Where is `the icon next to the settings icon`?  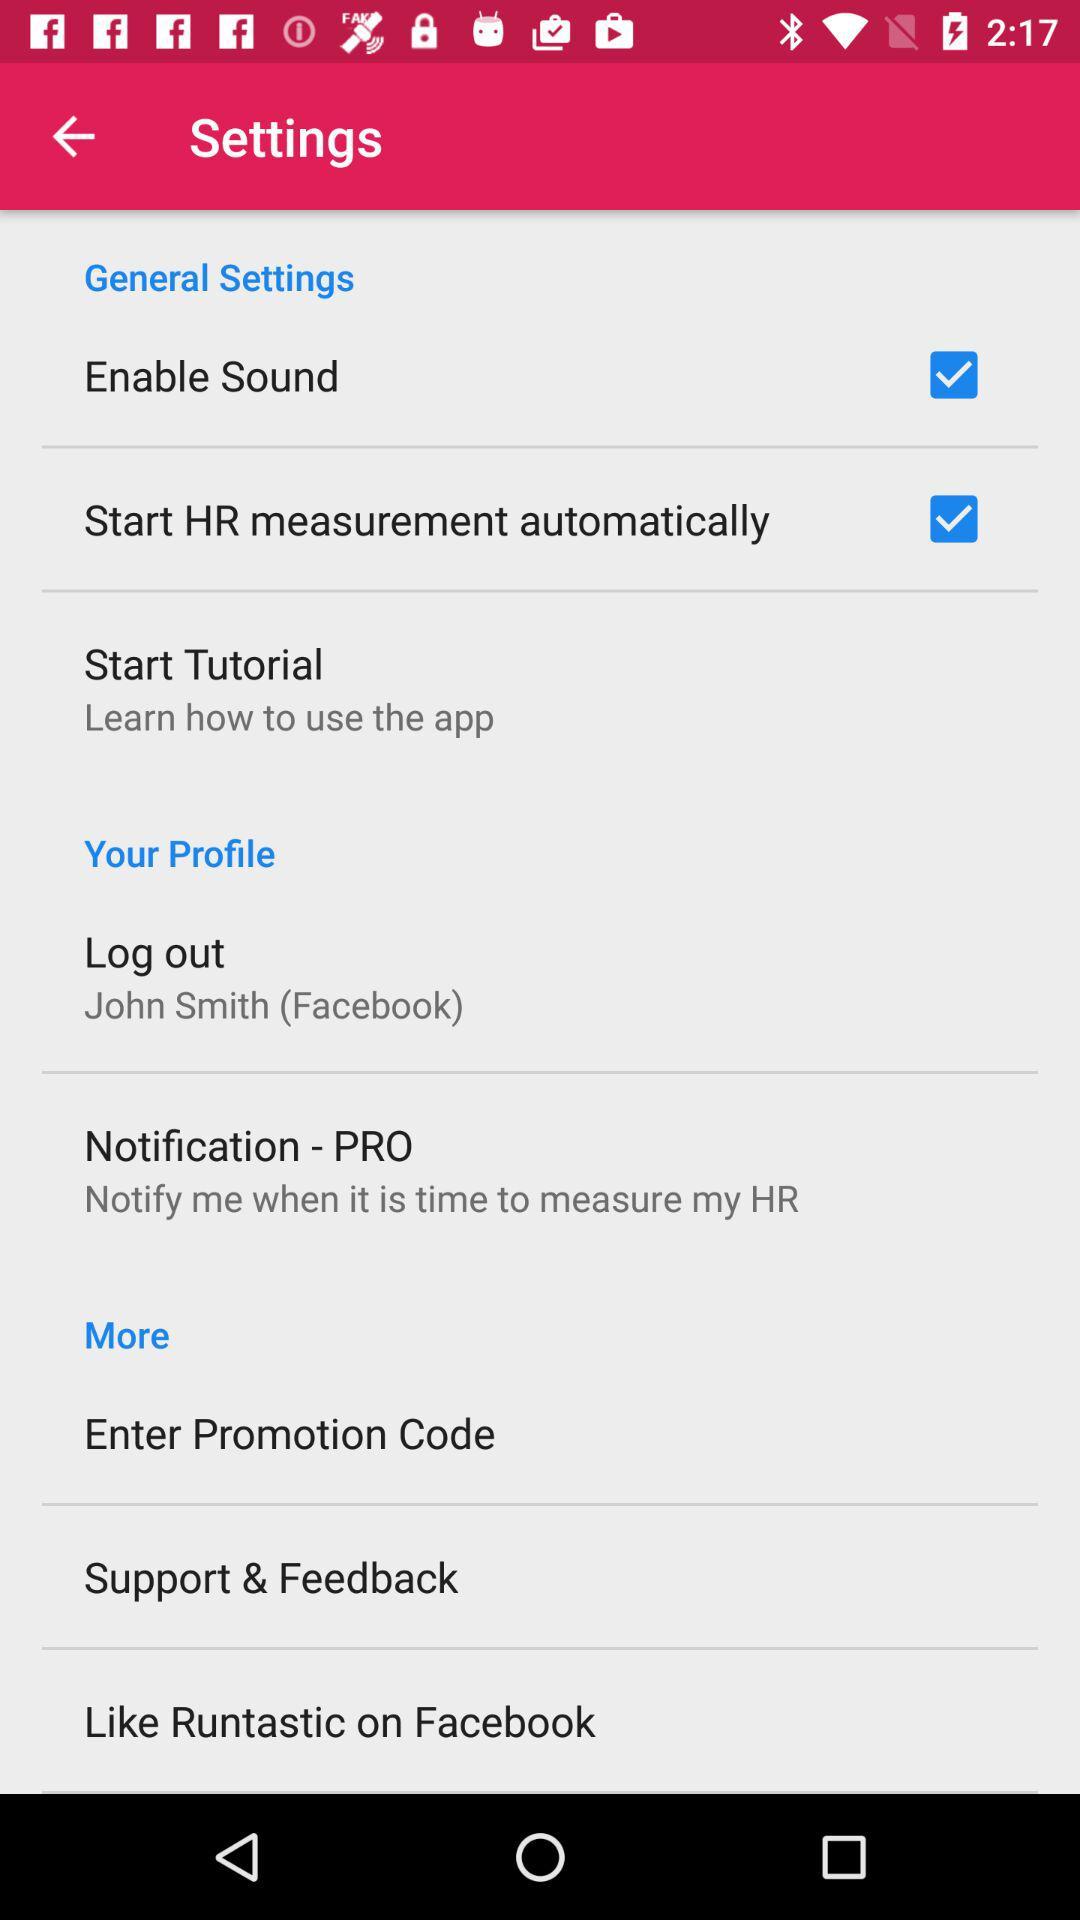
the icon next to the settings icon is located at coordinates (72, 135).